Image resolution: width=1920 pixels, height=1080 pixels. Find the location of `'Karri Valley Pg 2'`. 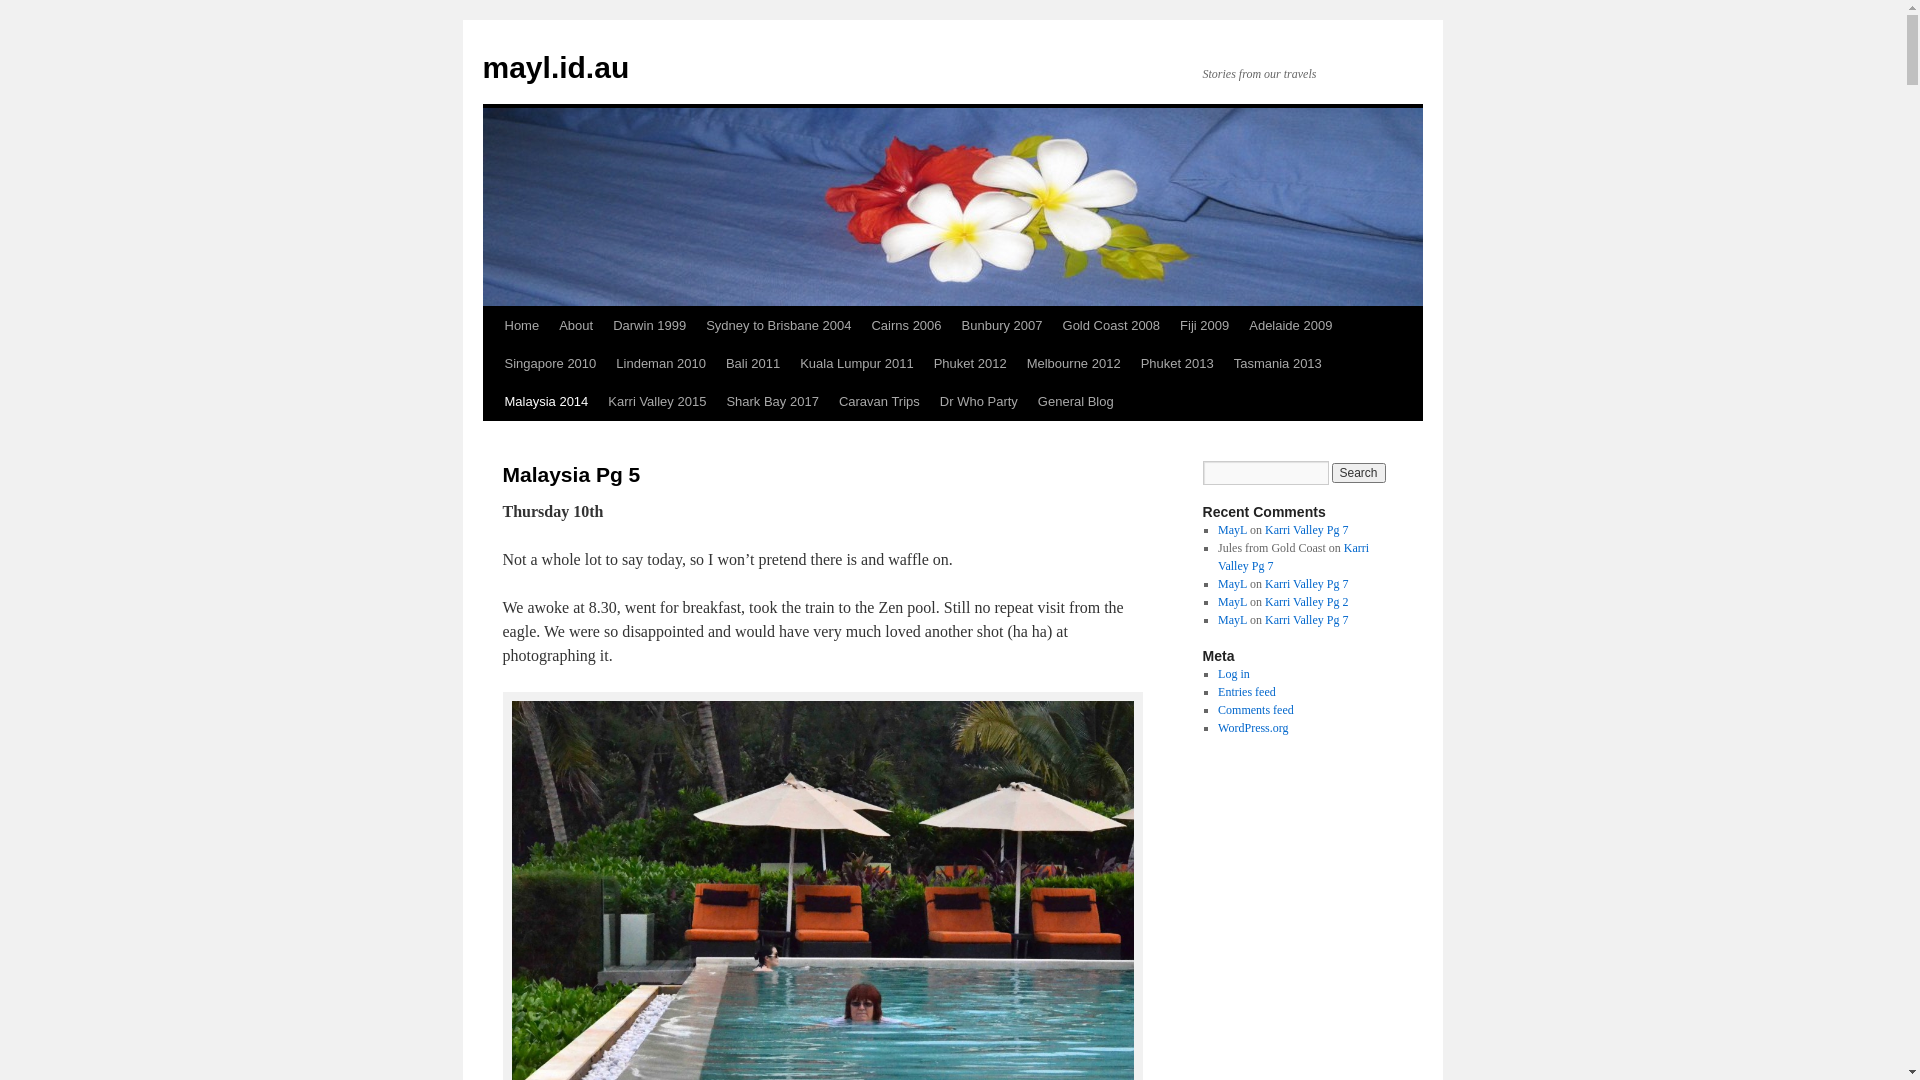

'Karri Valley Pg 2' is located at coordinates (1306, 600).